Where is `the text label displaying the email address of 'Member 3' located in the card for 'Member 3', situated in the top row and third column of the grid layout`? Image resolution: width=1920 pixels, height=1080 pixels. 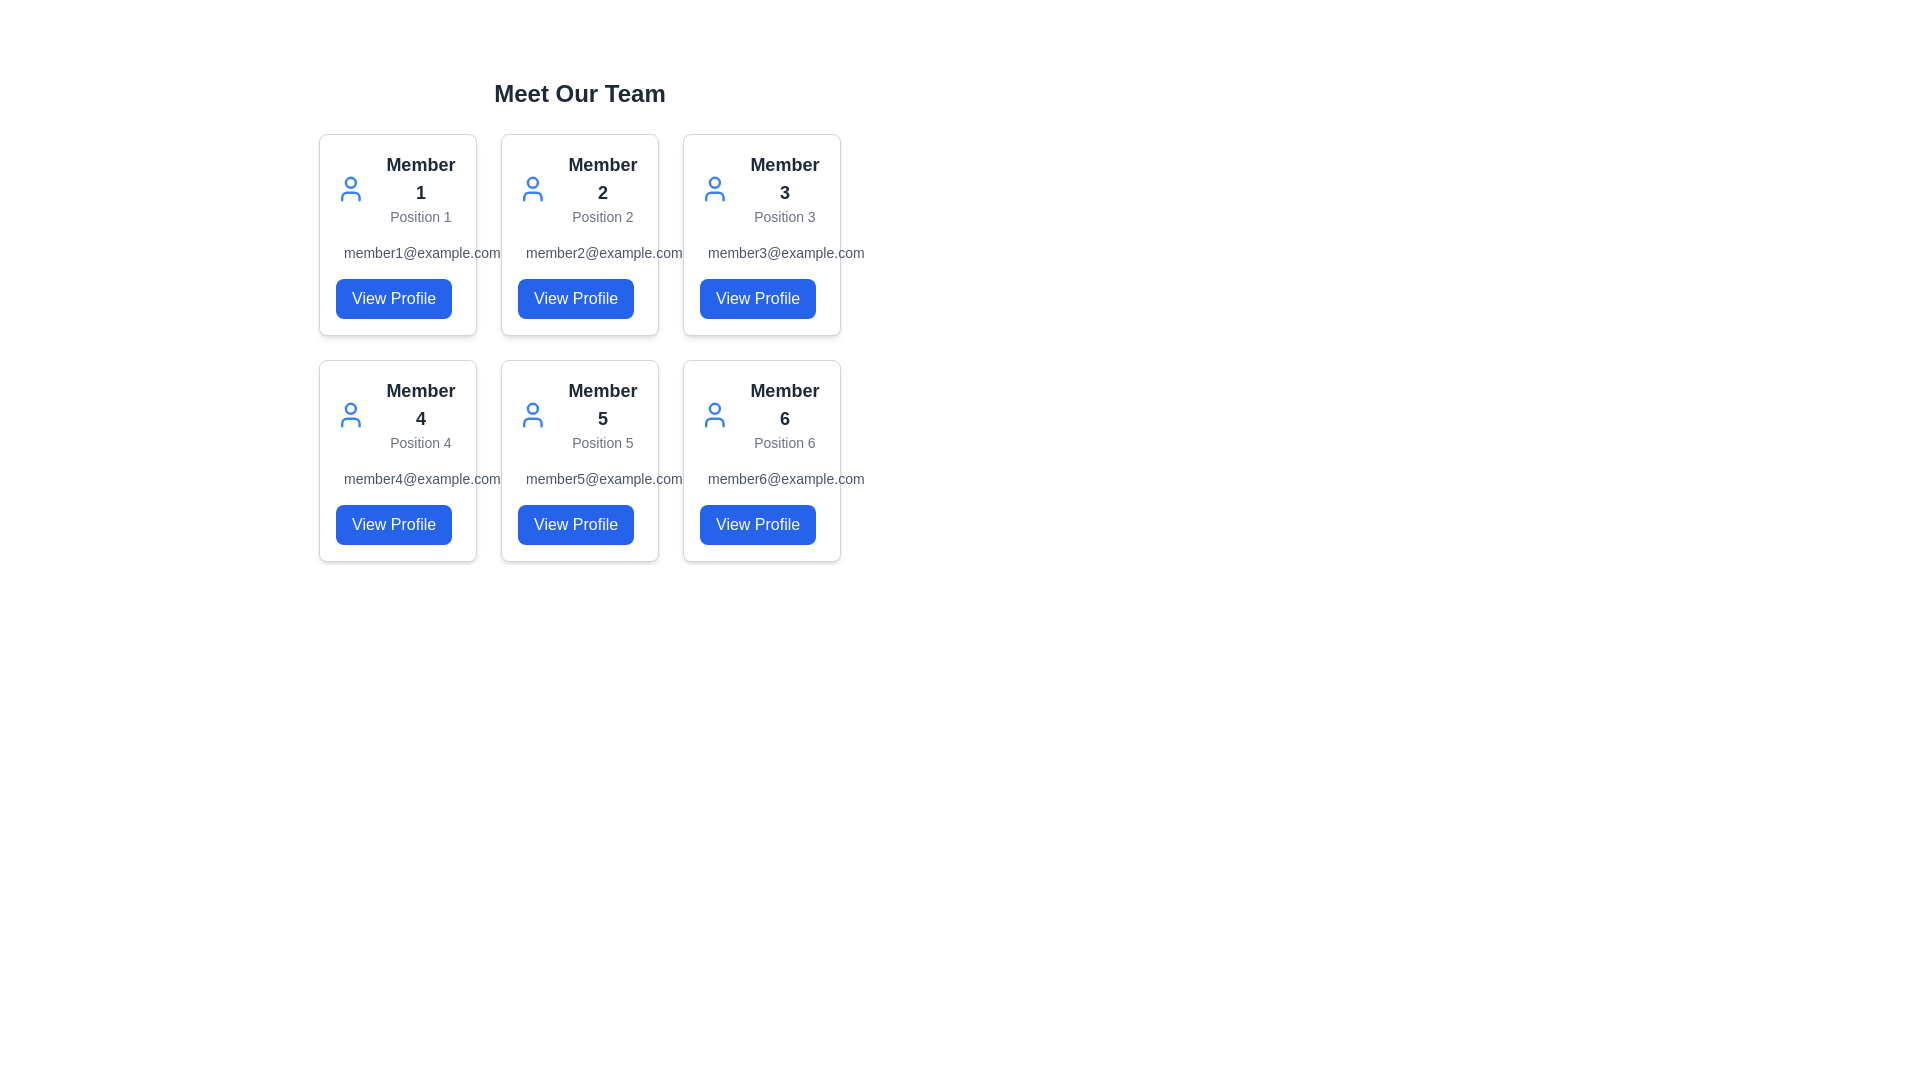 the text label displaying the email address of 'Member 3' located in the card for 'Member 3', situated in the top row and third column of the grid layout is located at coordinates (761, 252).